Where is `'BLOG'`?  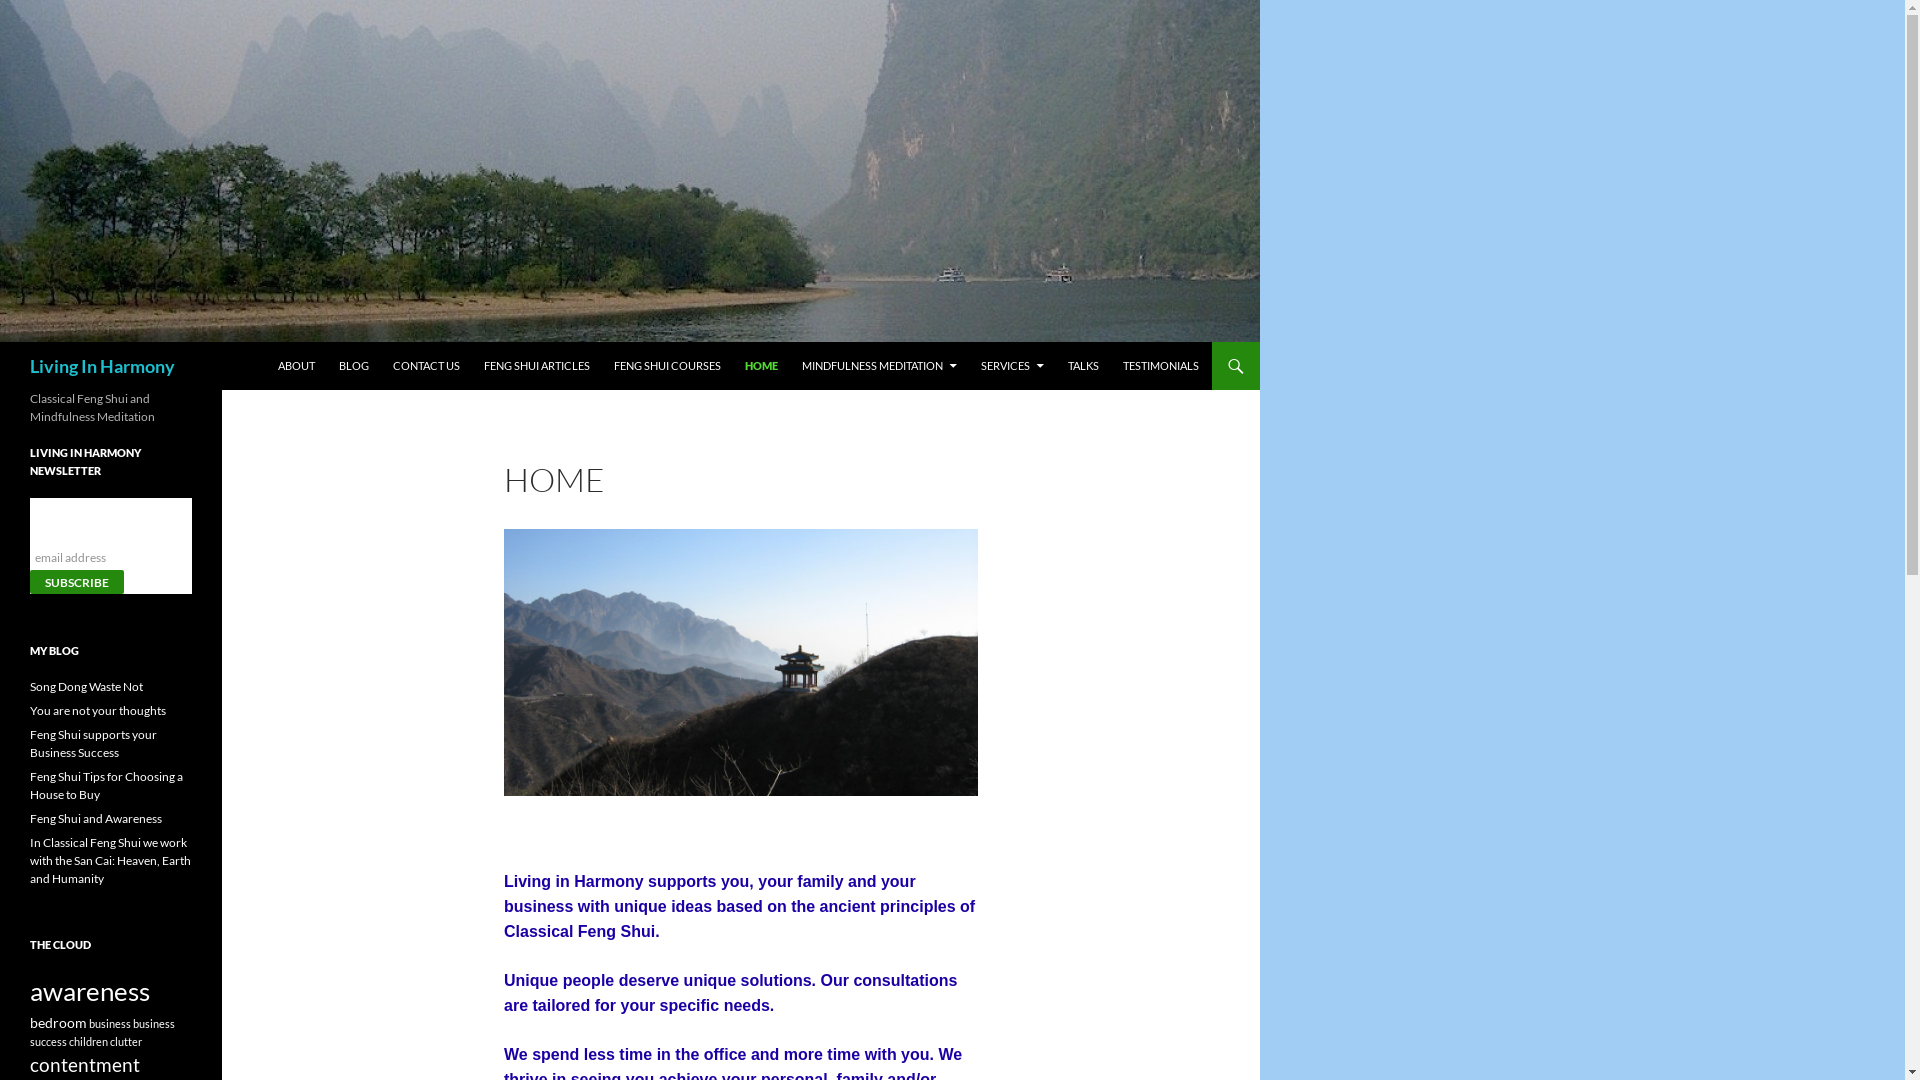
'BLOG' is located at coordinates (326, 366).